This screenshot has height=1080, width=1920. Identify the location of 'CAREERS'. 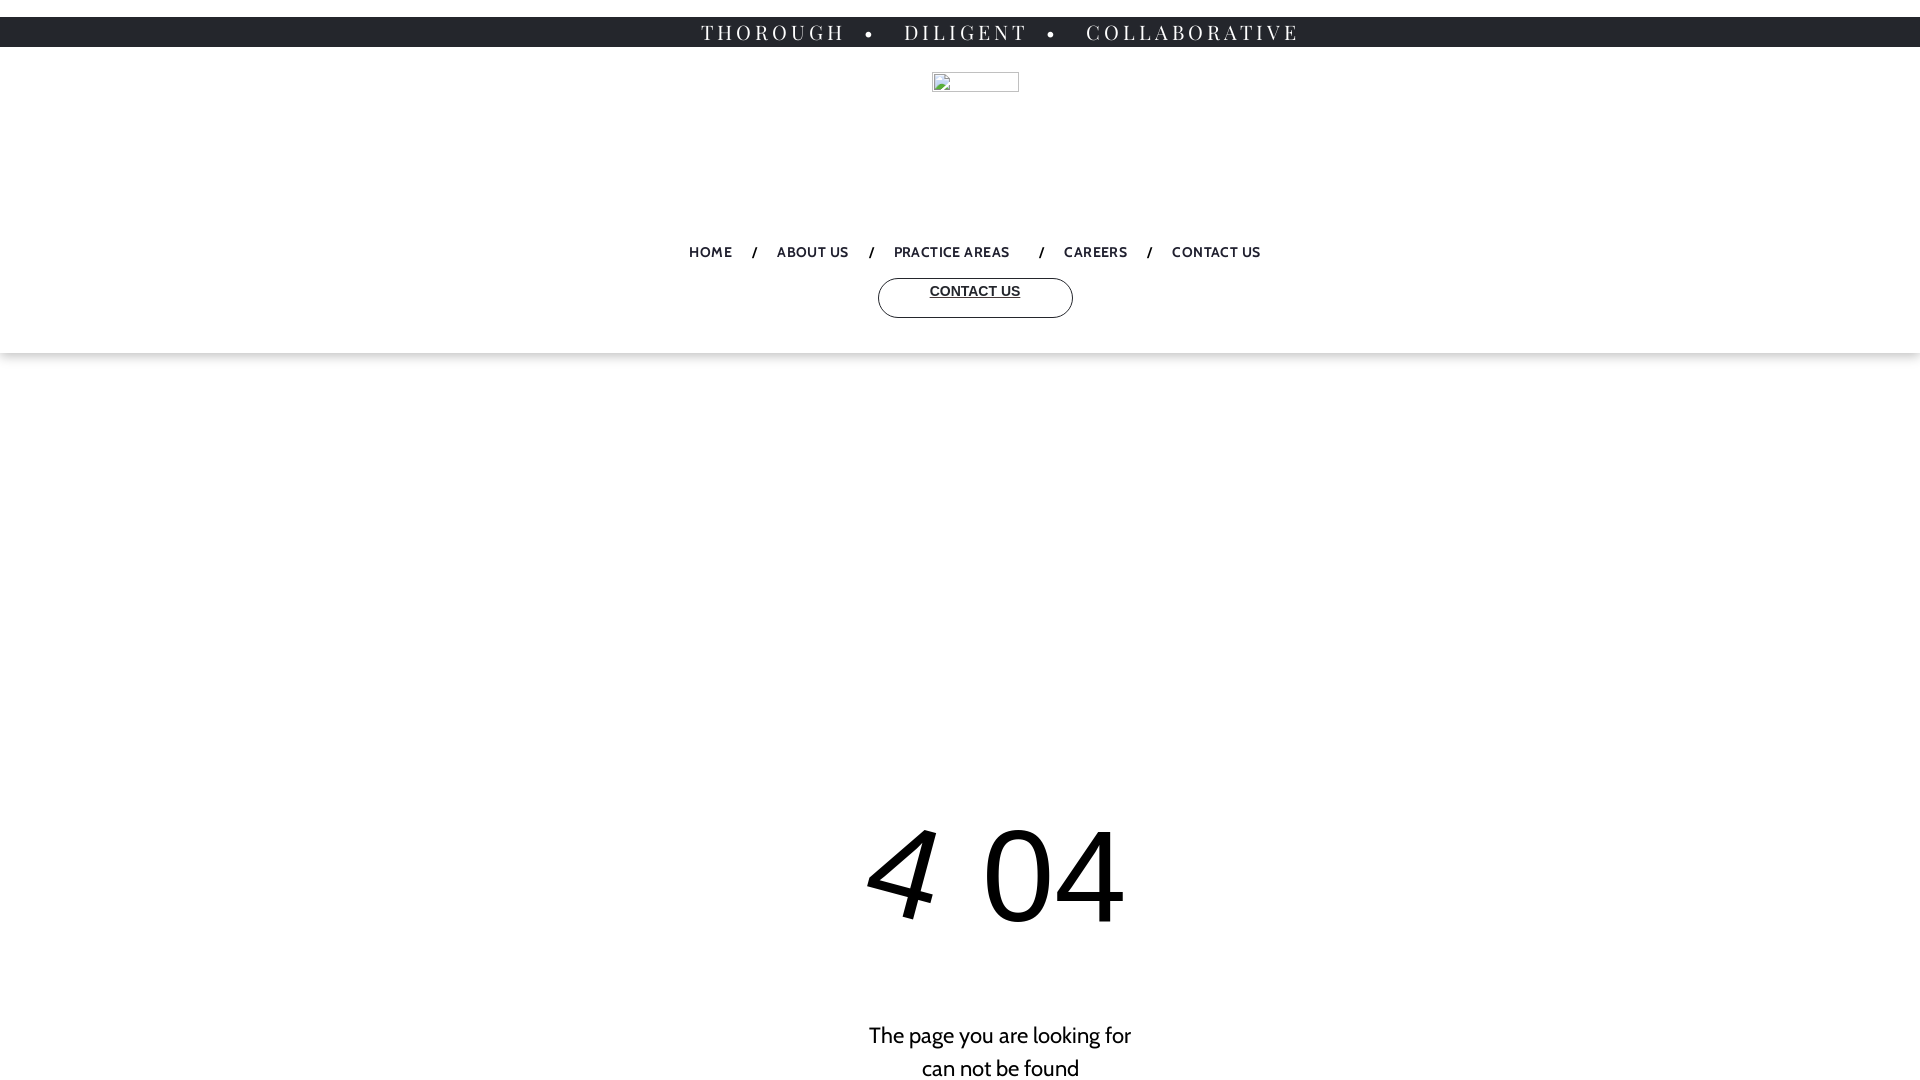
(1042, 251).